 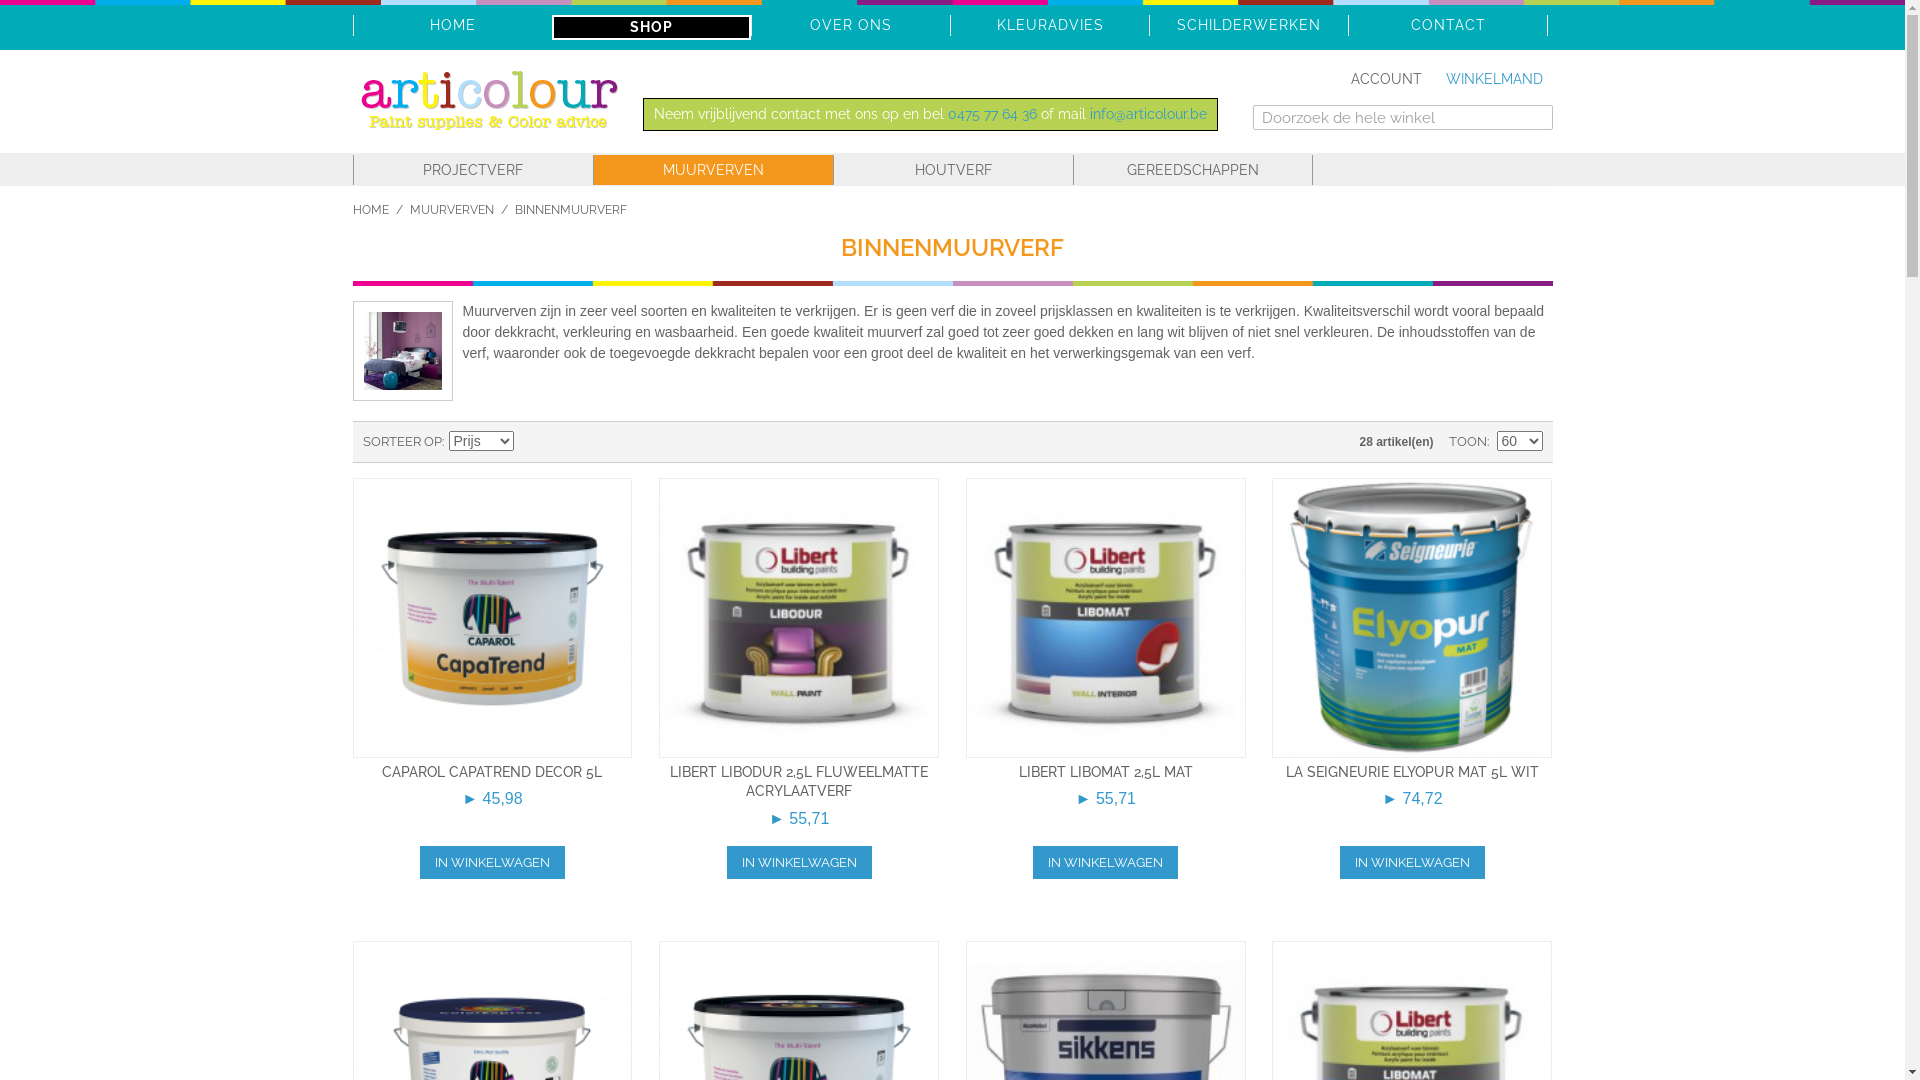 I want to click on 'MUURVERVEN', so click(x=713, y=168).